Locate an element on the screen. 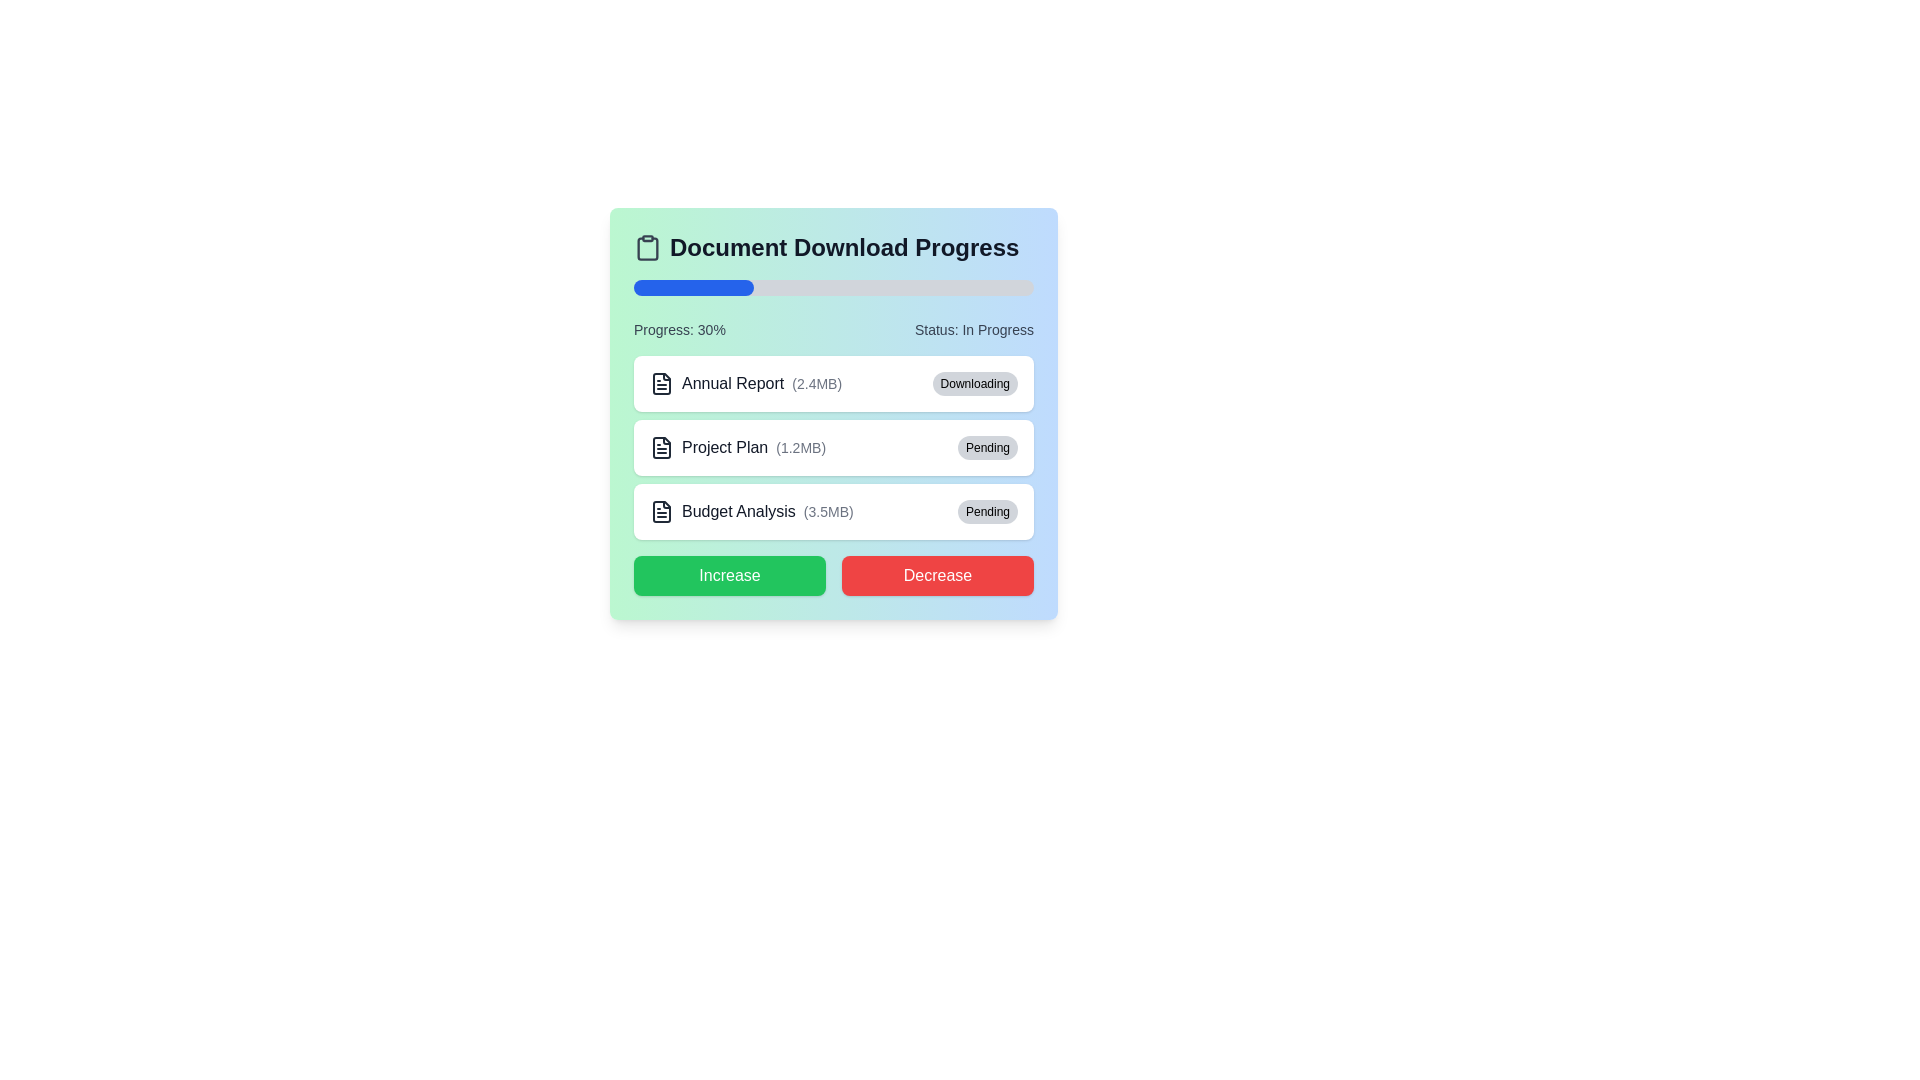  the informational card for the file 'Budget Analysis', which is 3.5MB in size and currently marked as 'Pending'. This card is the third in a list of three similar items is located at coordinates (834, 511).